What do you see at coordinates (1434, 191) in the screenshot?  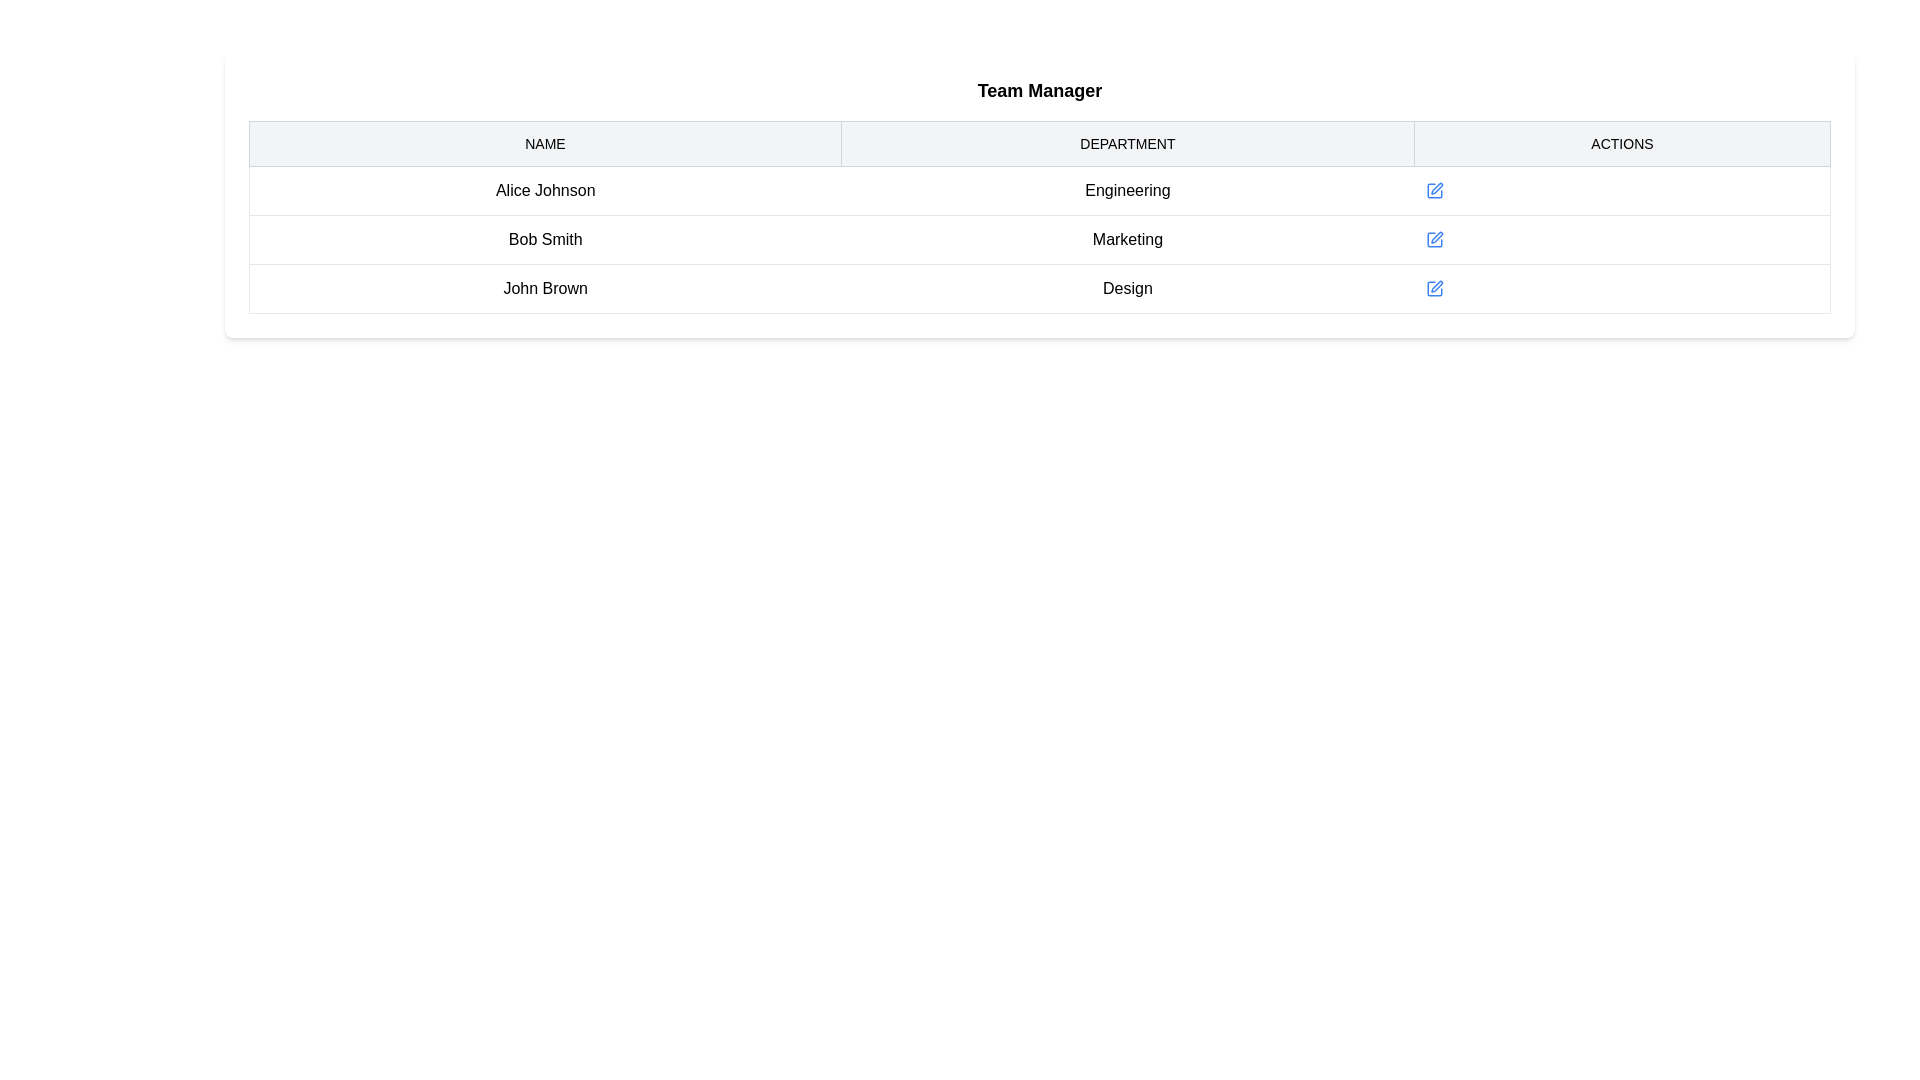 I see `the edit icon button located in the Actions column of the first row in the table aligned with the Engineering department entry to initiate the edit action` at bounding box center [1434, 191].